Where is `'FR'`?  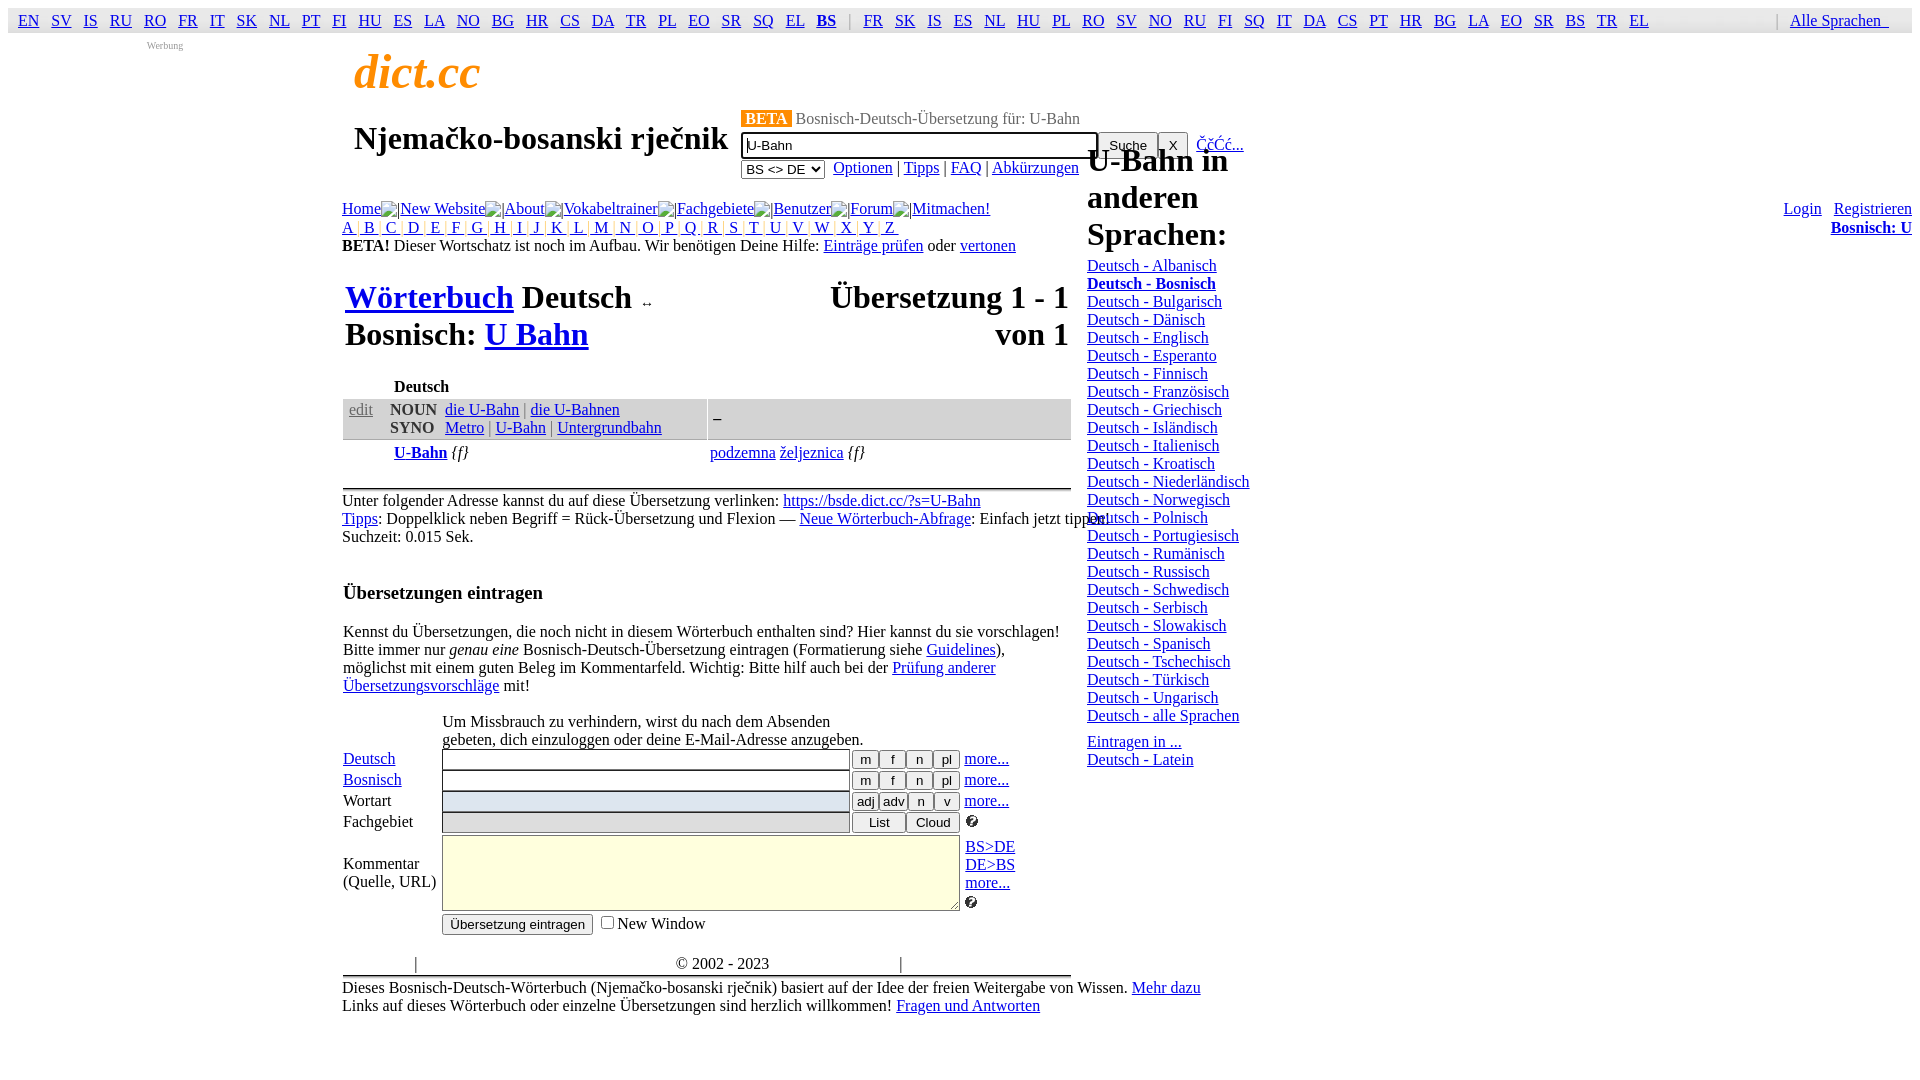
'FR' is located at coordinates (863, 20).